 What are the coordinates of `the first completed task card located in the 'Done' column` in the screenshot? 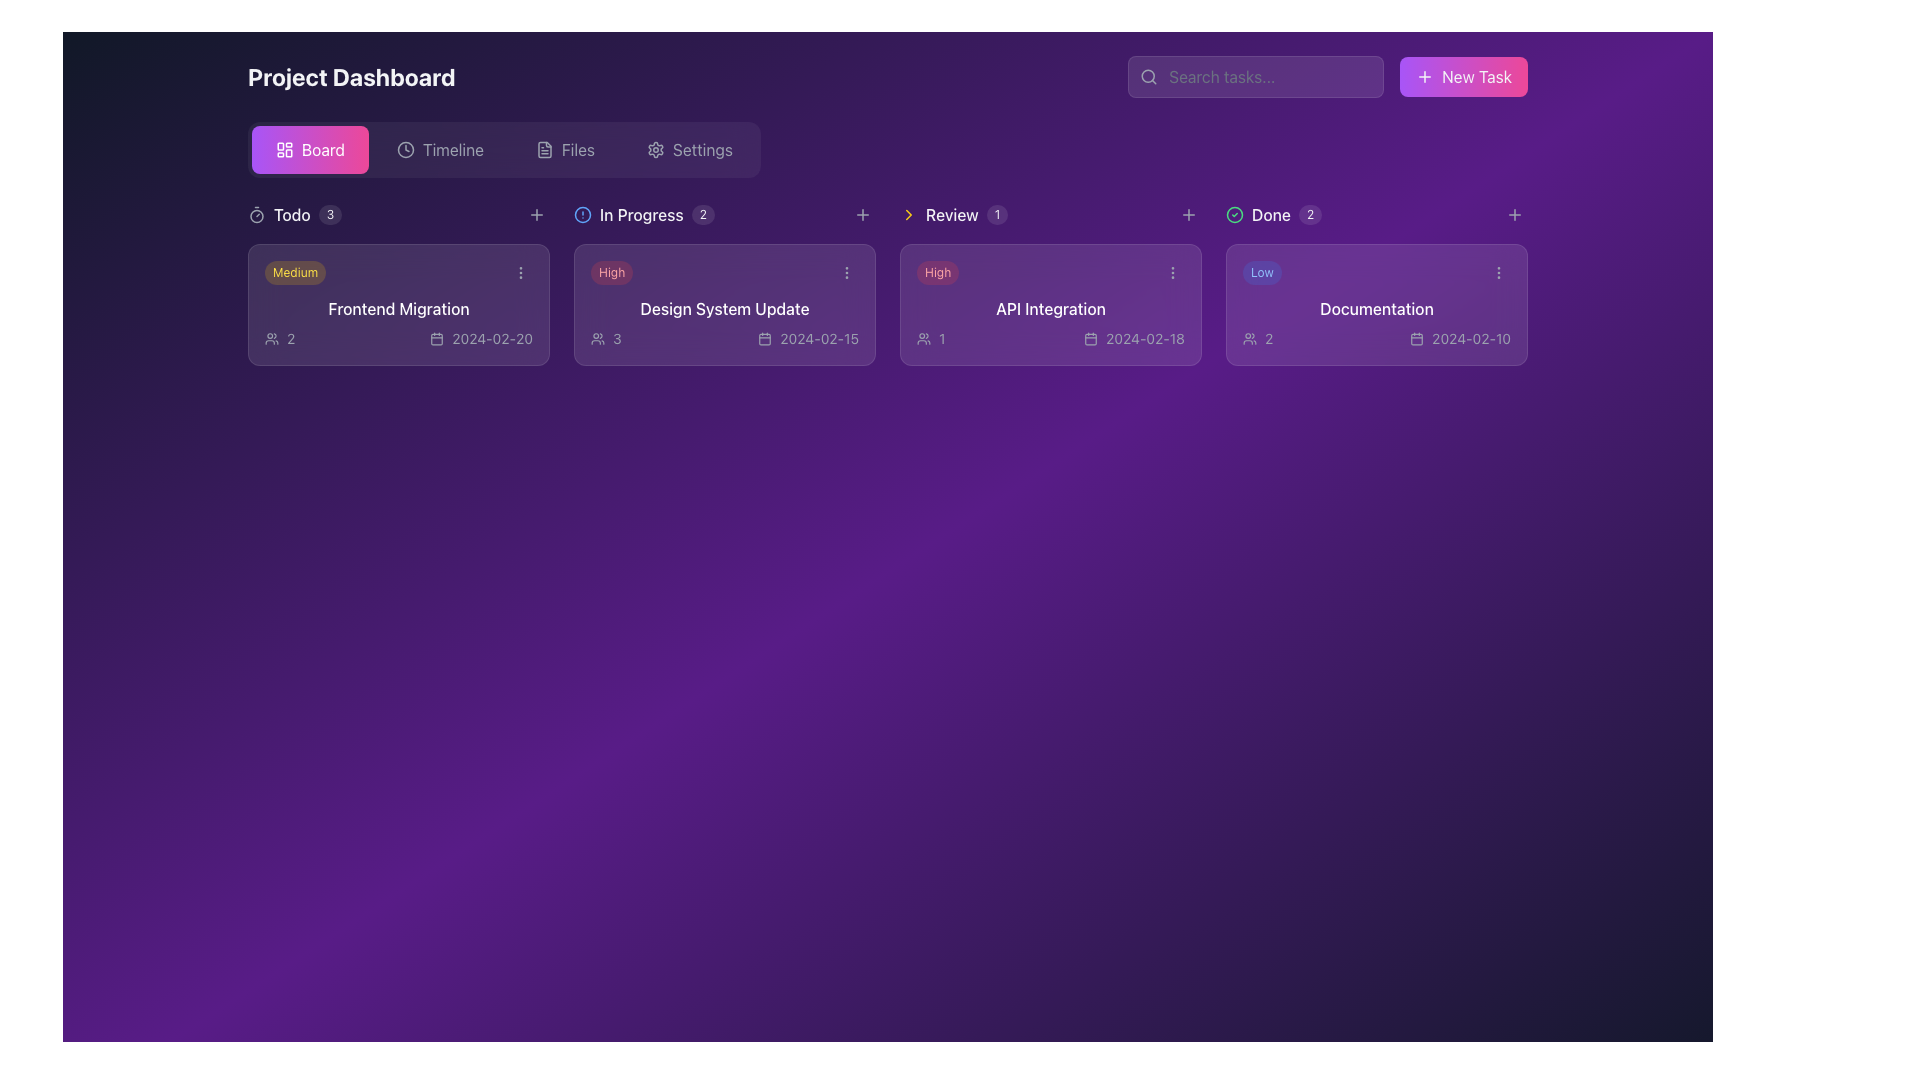 It's located at (1376, 284).